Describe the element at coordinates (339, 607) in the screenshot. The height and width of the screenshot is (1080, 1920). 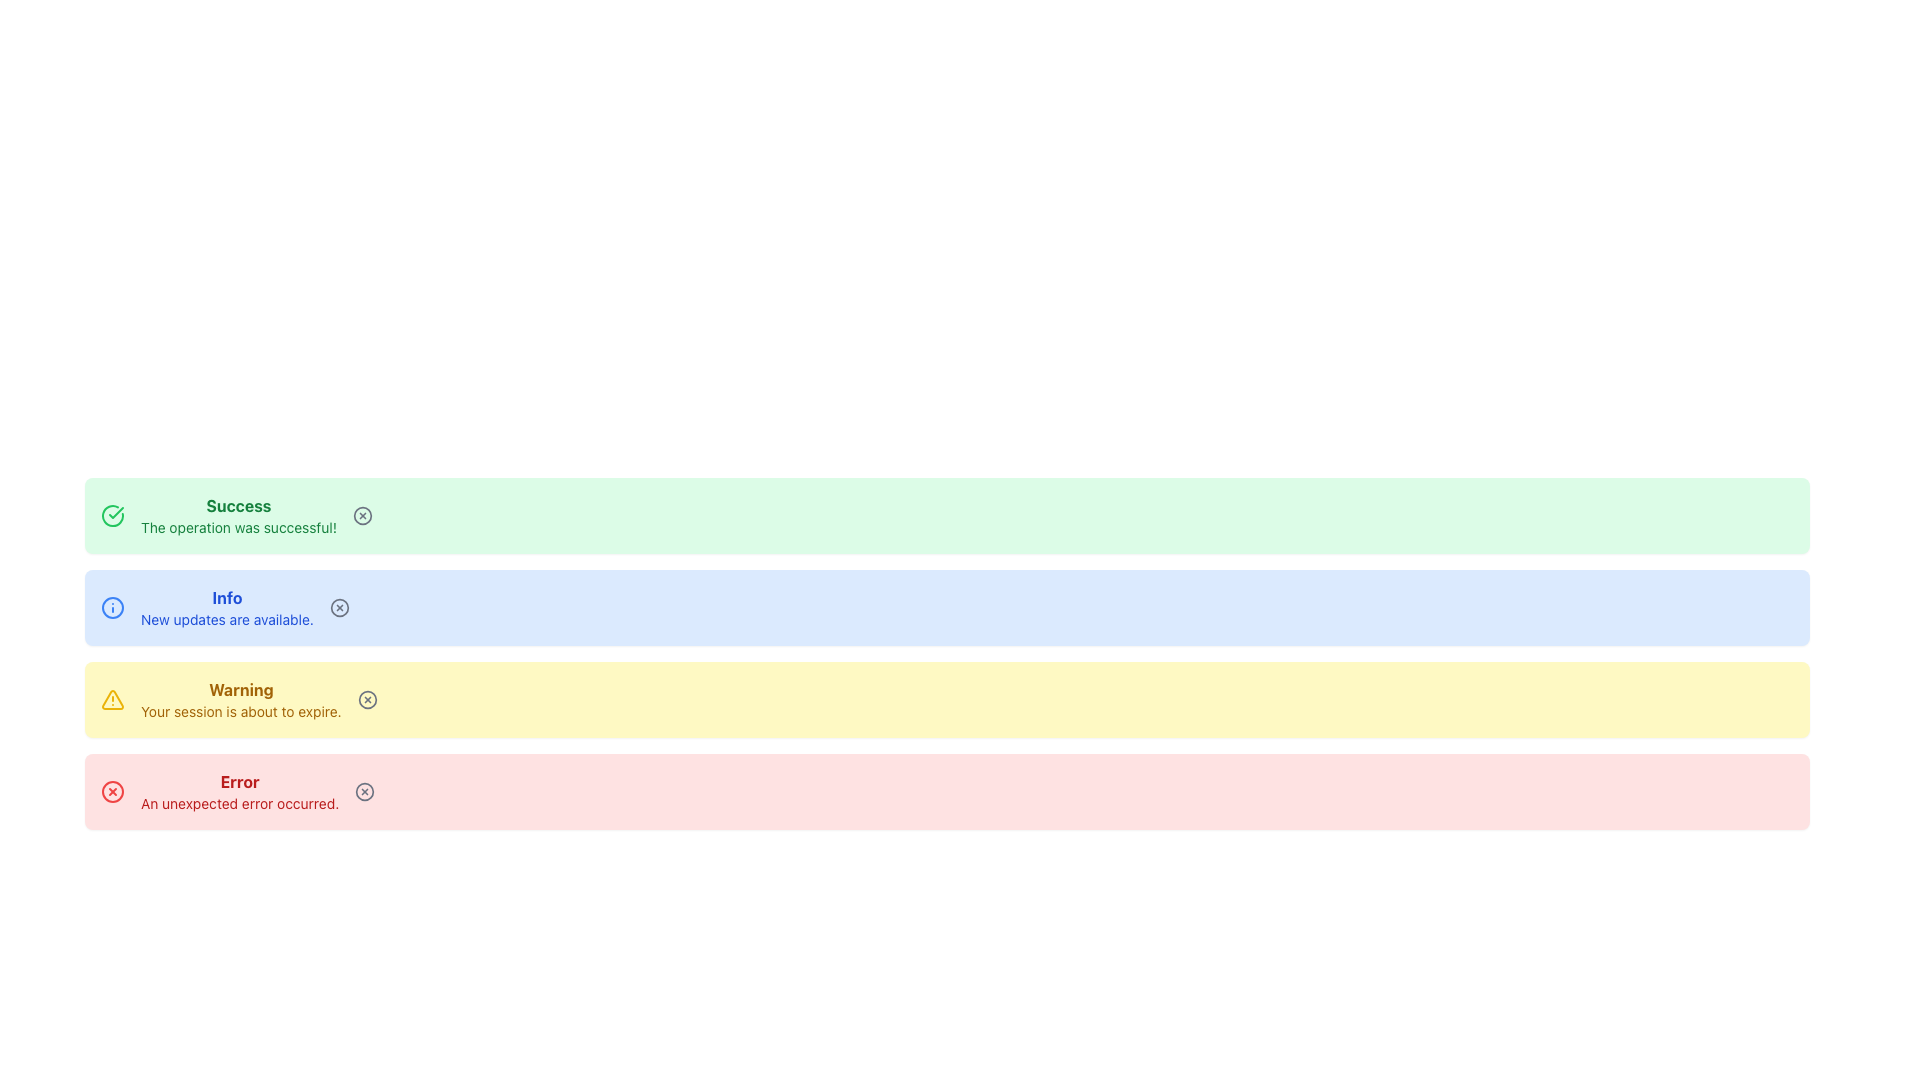
I see `the close button located at the far right end of the 'Info' banner with a blue background that displays 'New updates are available'` at that location.